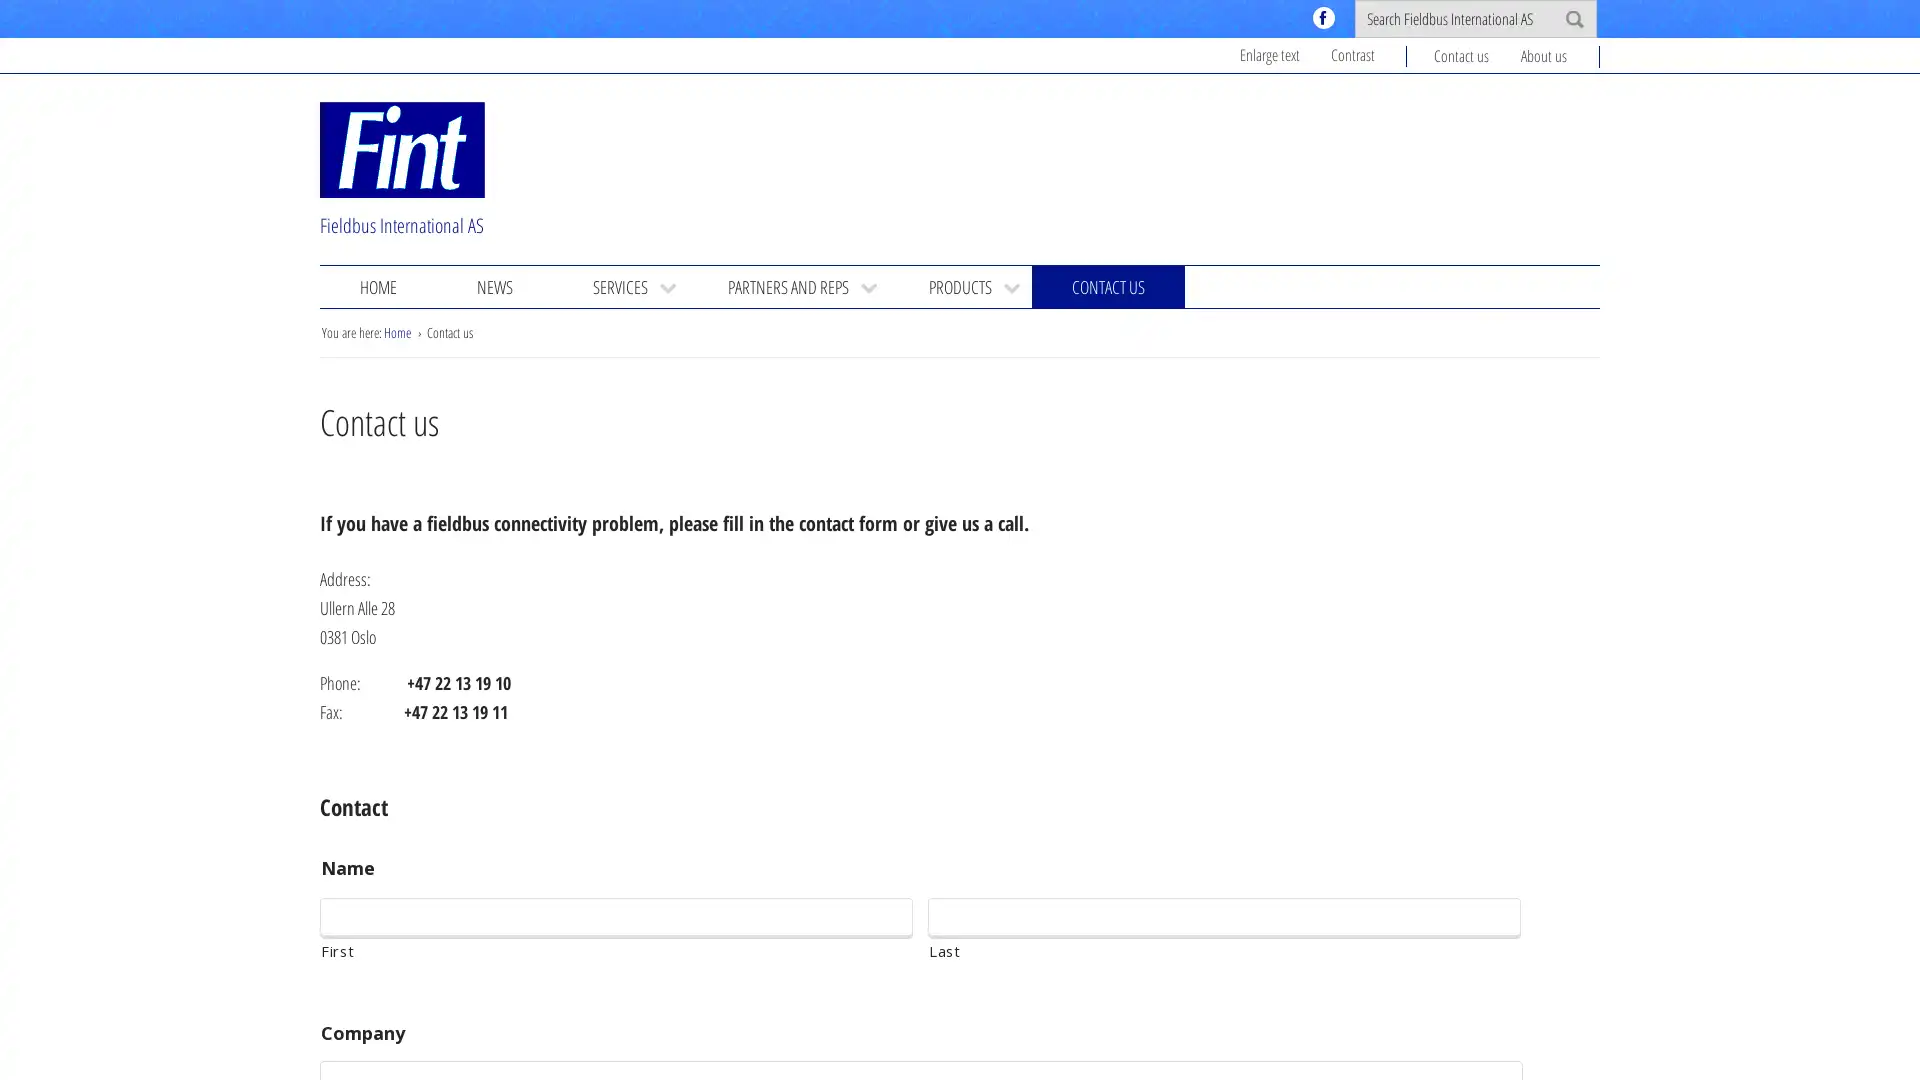 This screenshot has width=1920, height=1080. Describe the element at coordinates (1573, 19) in the screenshot. I see `Search` at that location.